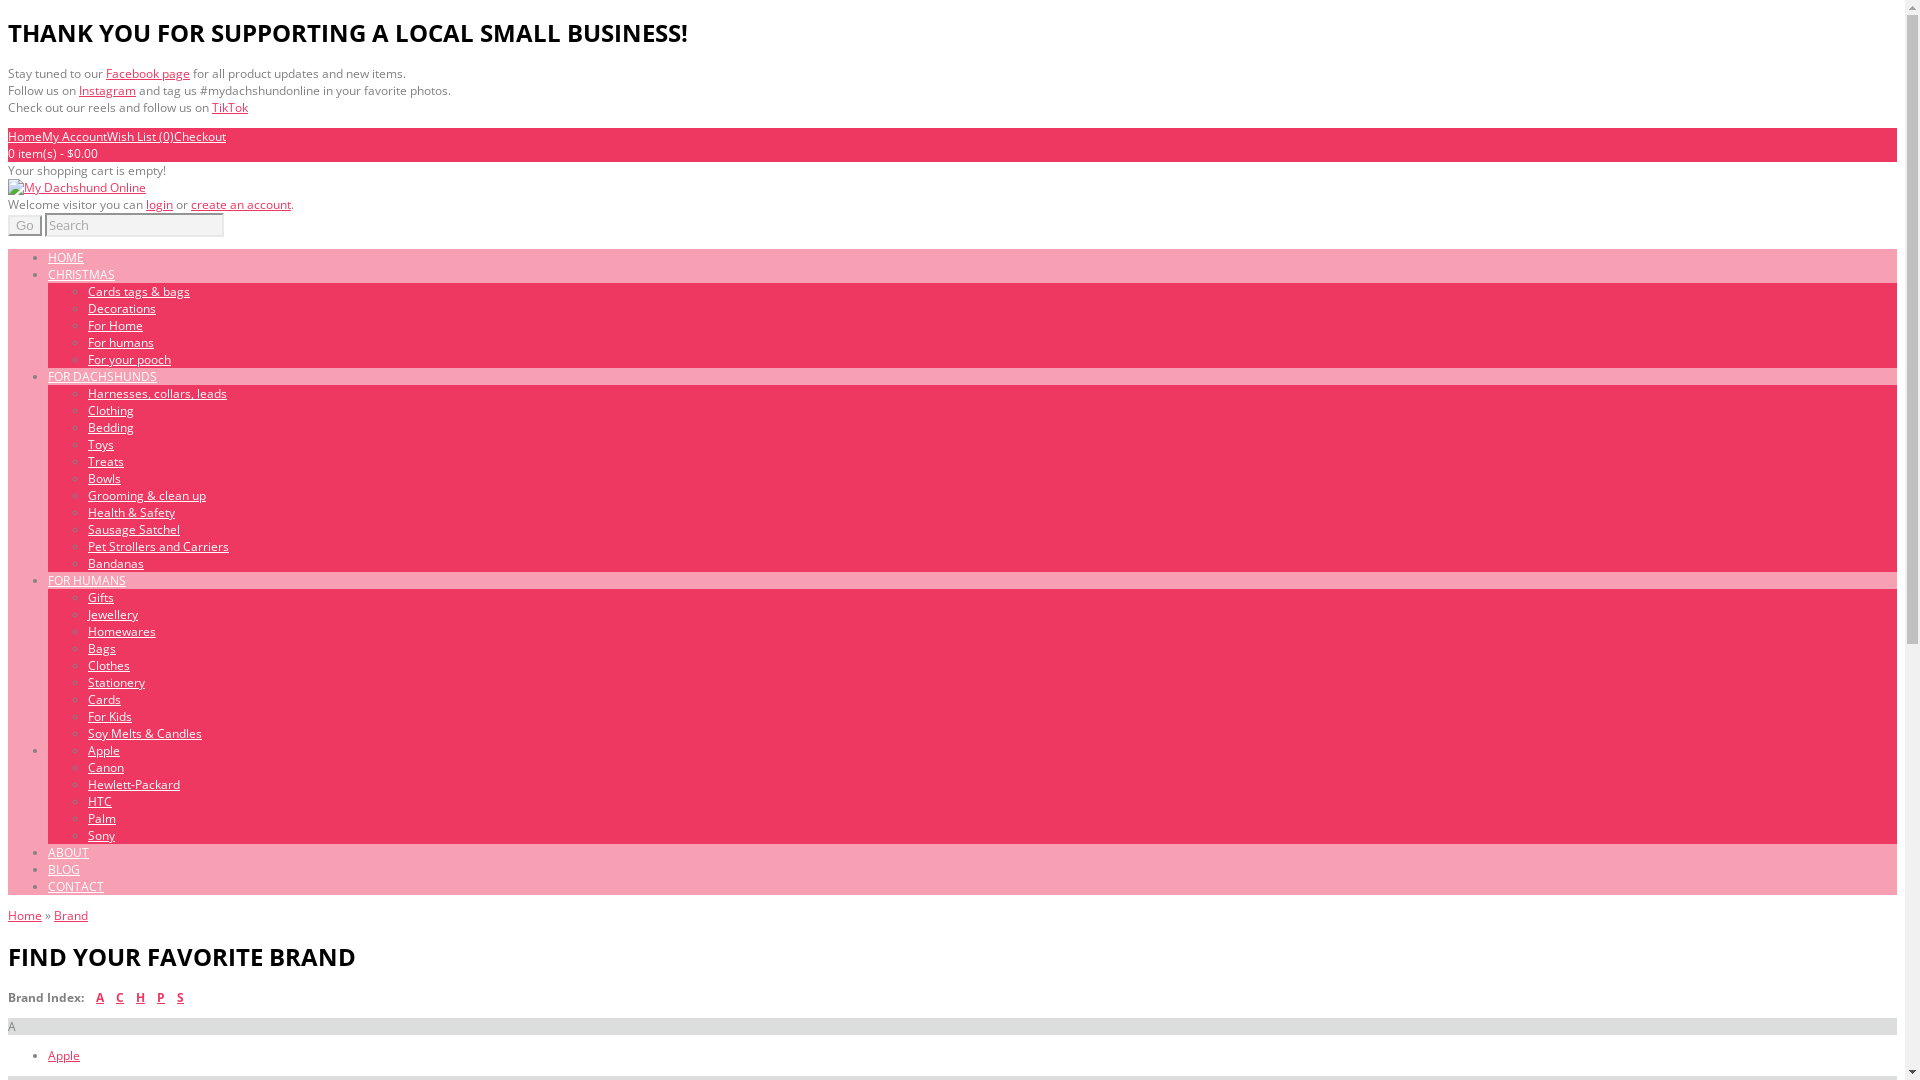 The height and width of the screenshot is (1080, 1920). Describe the element at coordinates (120, 308) in the screenshot. I see `'Decorations'` at that location.